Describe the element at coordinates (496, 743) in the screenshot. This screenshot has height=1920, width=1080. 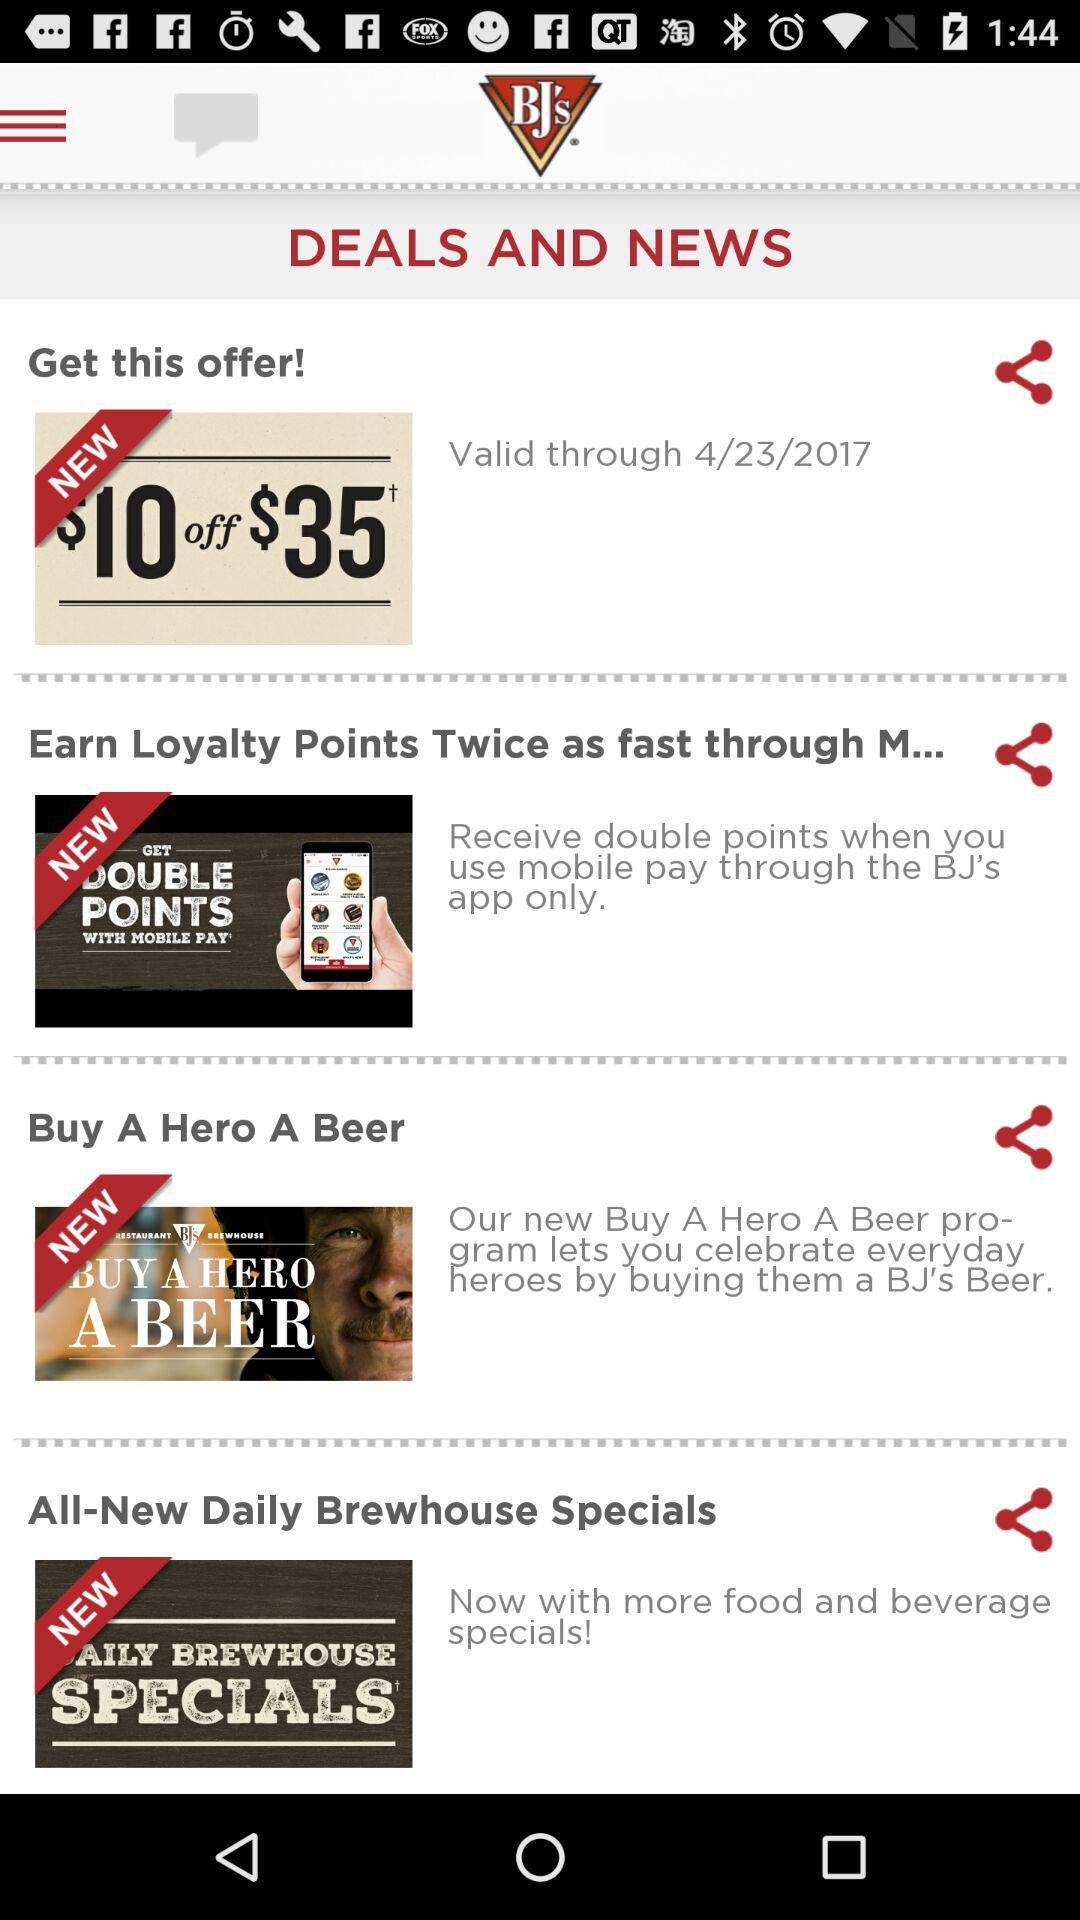
I see `the earn loyalty points` at that location.